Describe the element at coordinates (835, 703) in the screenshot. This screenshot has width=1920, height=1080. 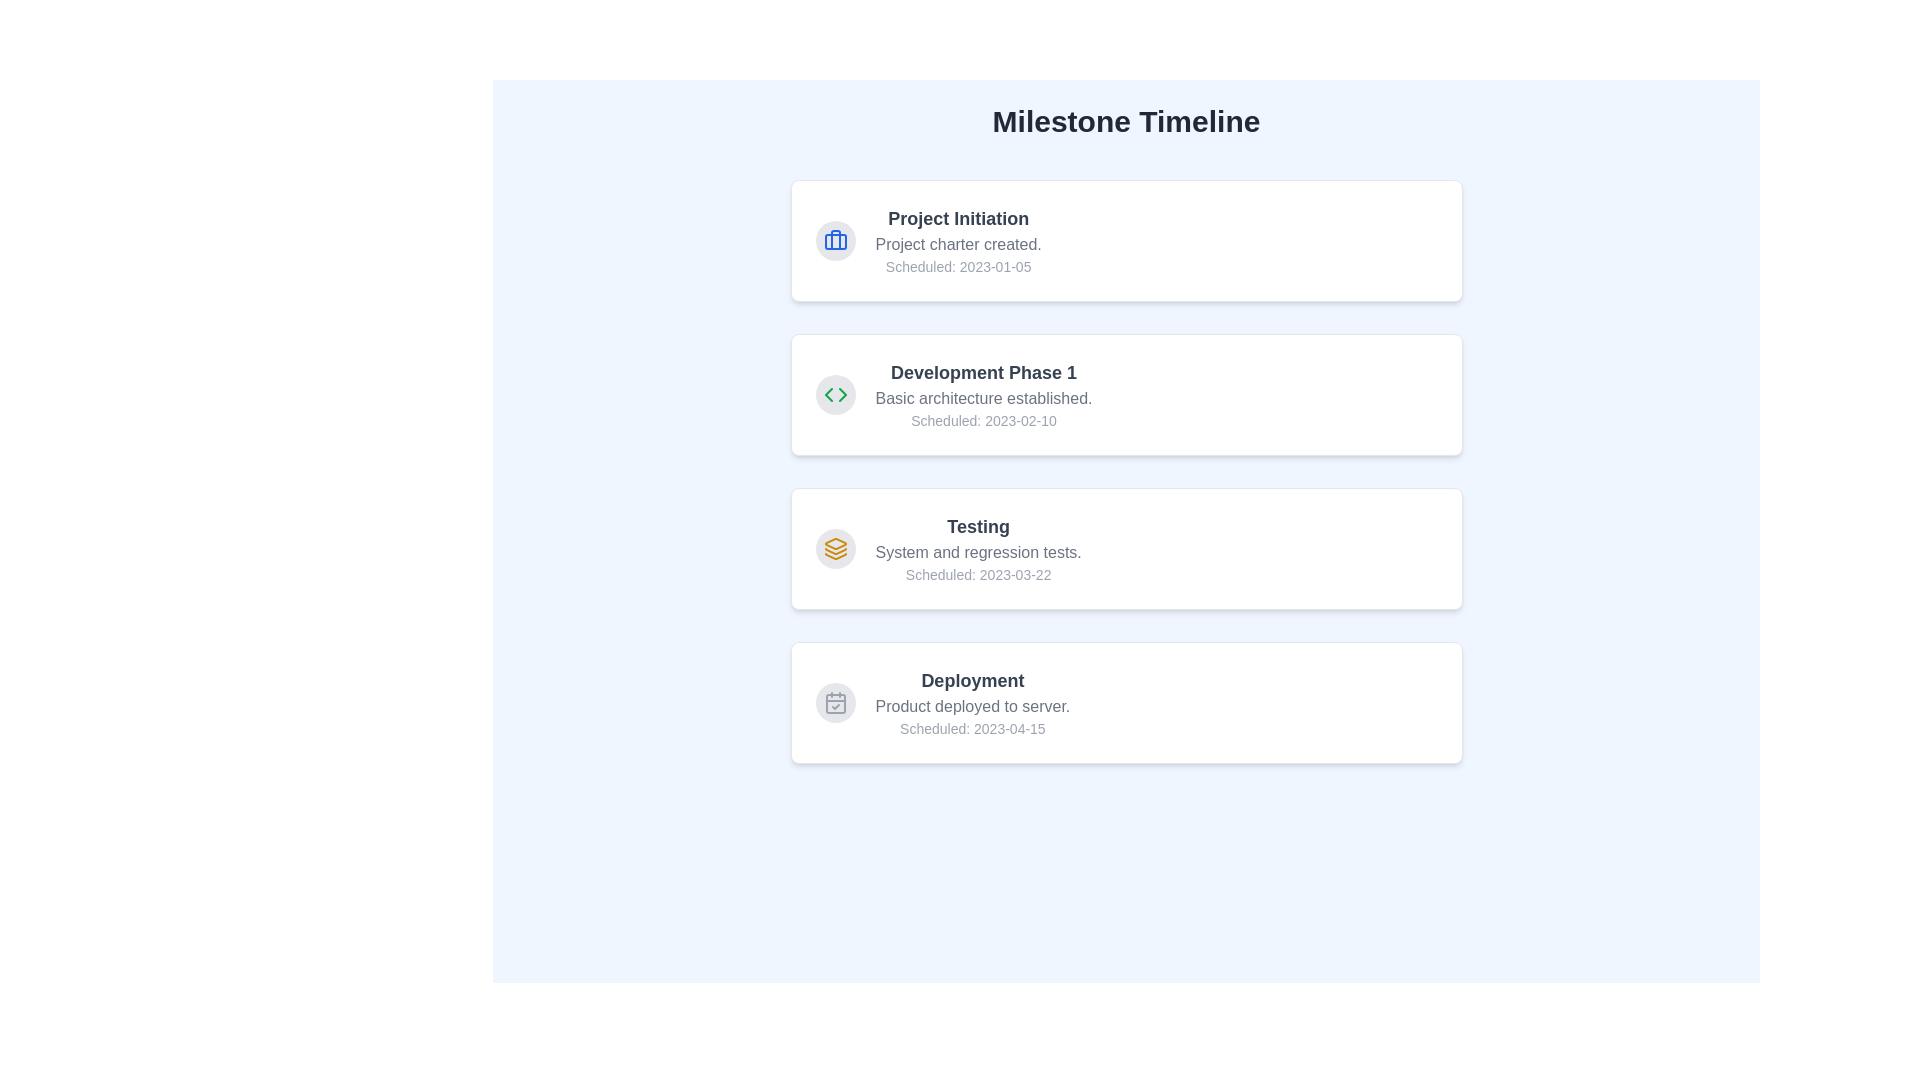
I see `the small grayish rectangle icon that is part of the calendar icon next to the 'Deployment' text in the fourth milestone card of the timeline interface` at that location.